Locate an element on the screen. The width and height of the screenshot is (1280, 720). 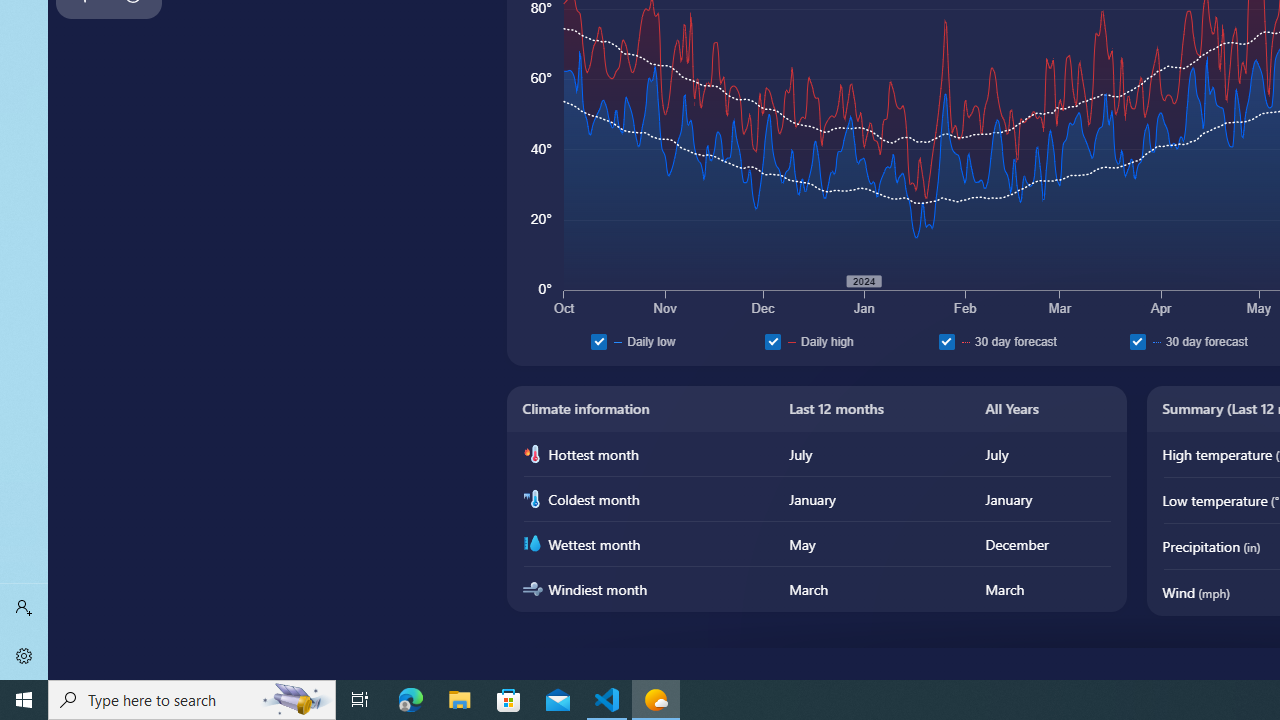
'Search highlights icon opens search home window' is located at coordinates (294, 698).